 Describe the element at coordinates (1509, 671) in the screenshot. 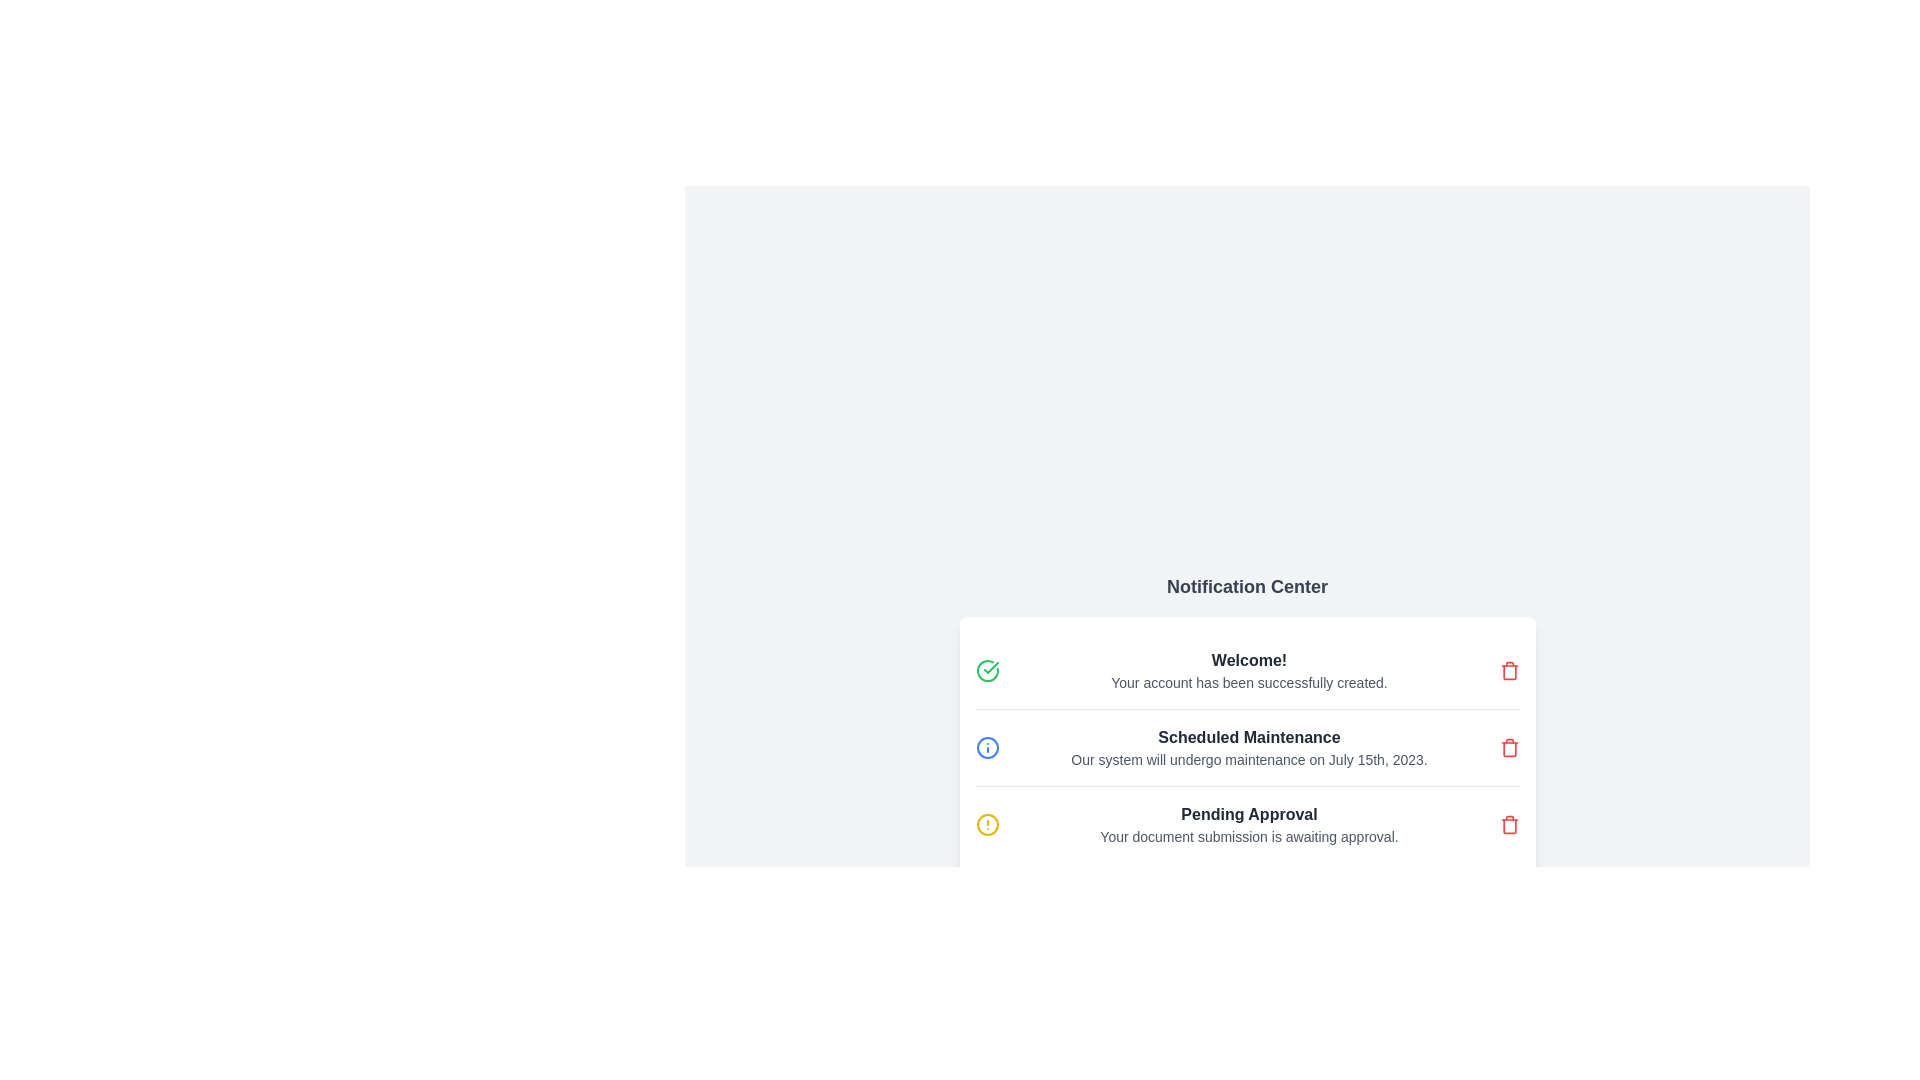

I see `the delete button located at the far right of the first notification card, adjacent to the text 'Welcome! Your account has been successfully created.'` at that location.